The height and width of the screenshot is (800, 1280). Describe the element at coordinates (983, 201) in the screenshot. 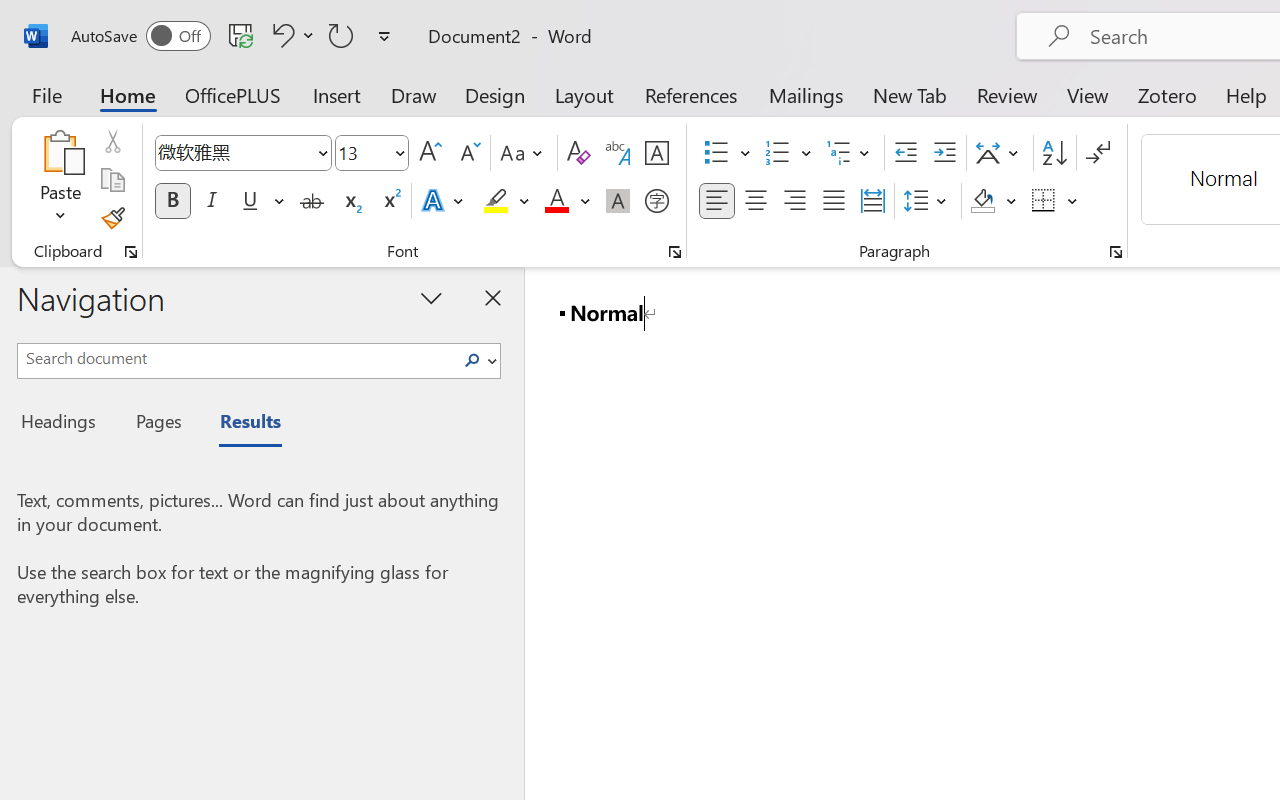

I see `'Shading RGB(0, 0, 0)'` at that location.